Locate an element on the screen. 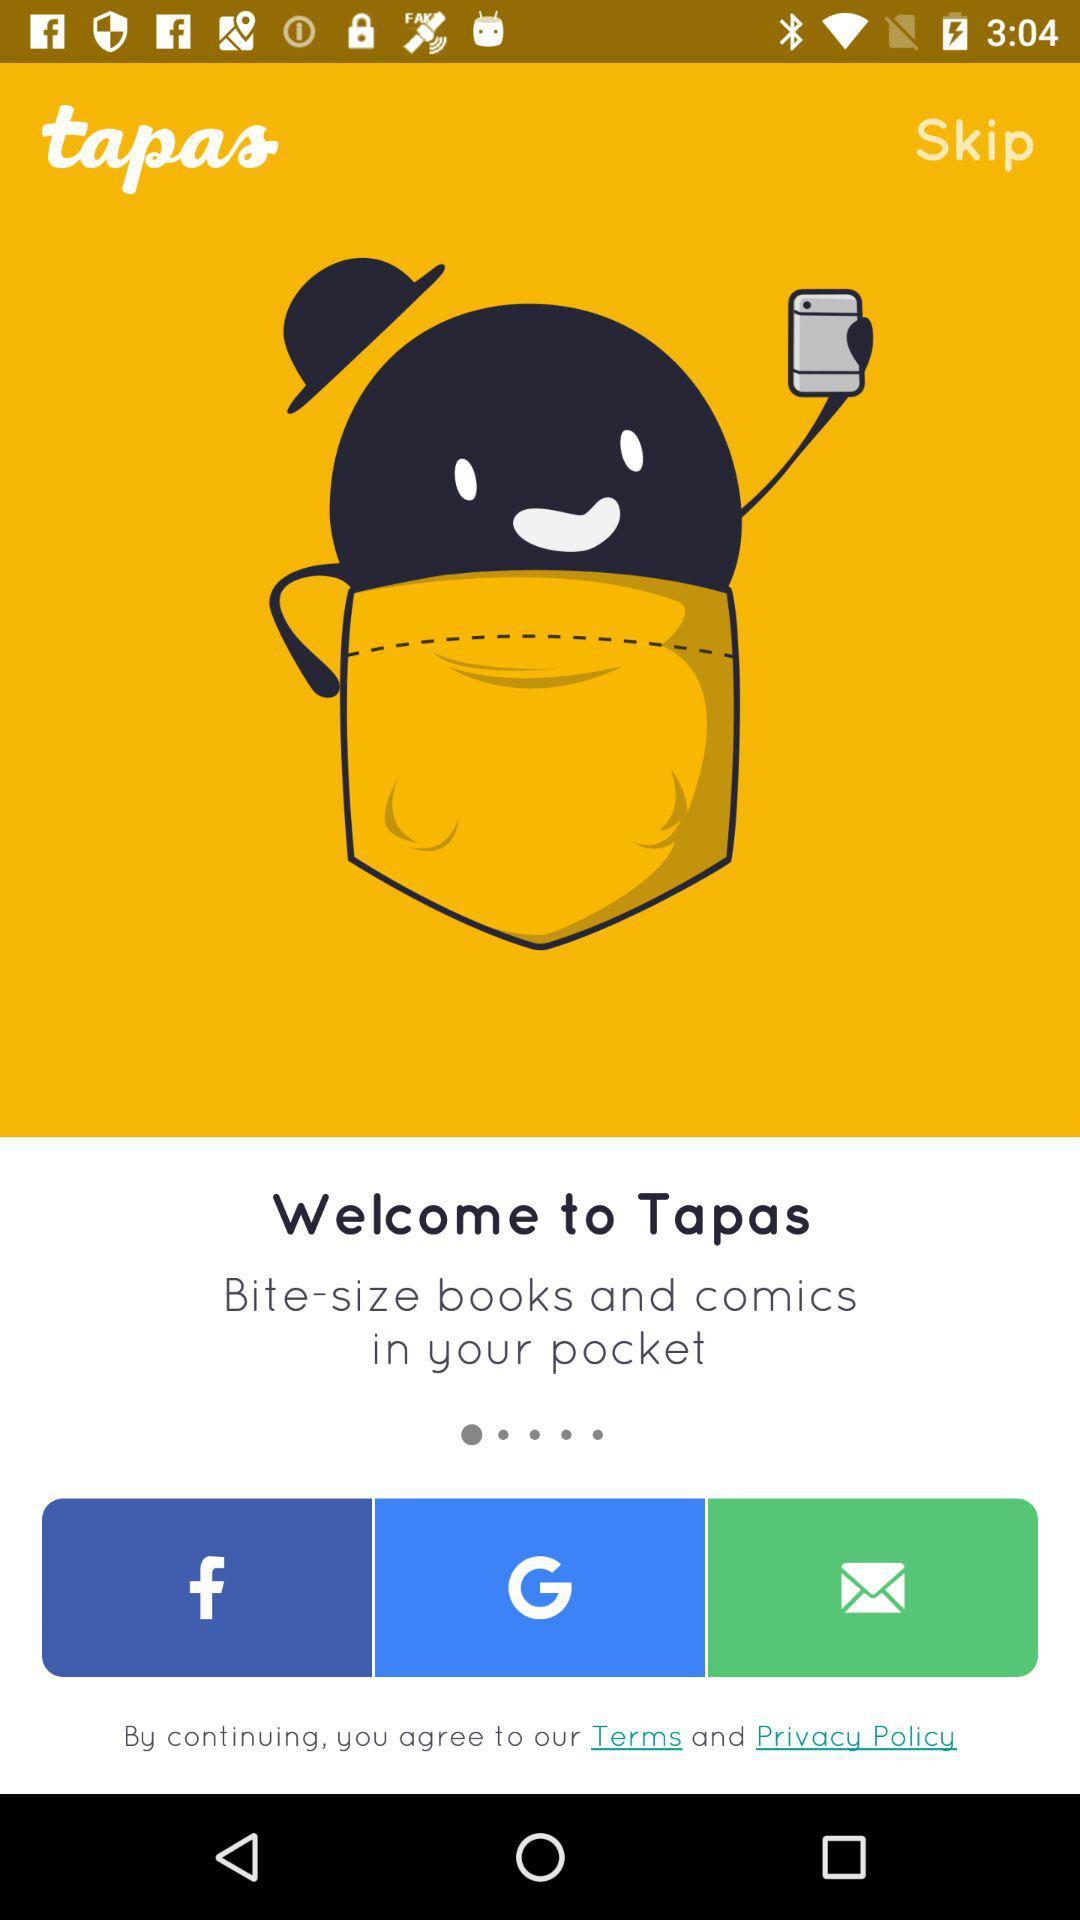 The image size is (1080, 1920). google page is located at coordinates (540, 1586).